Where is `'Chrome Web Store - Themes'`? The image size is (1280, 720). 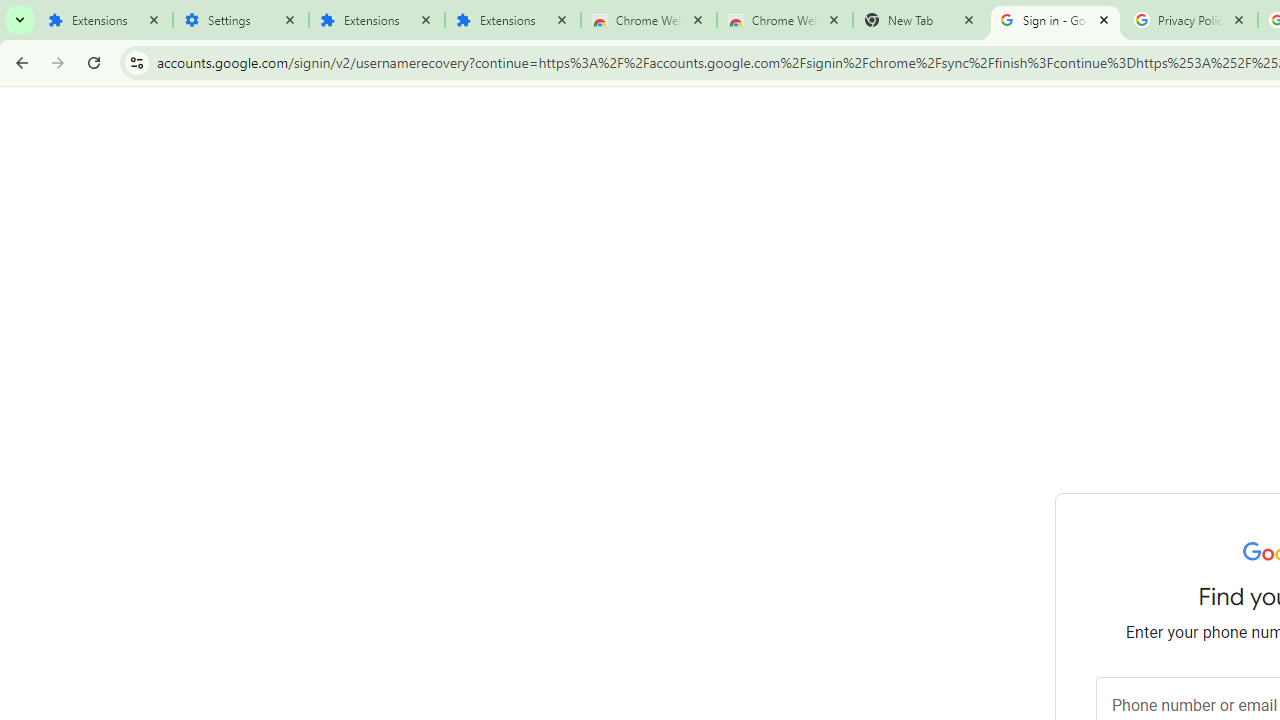 'Chrome Web Store - Themes' is located at coordinates (783, 20).